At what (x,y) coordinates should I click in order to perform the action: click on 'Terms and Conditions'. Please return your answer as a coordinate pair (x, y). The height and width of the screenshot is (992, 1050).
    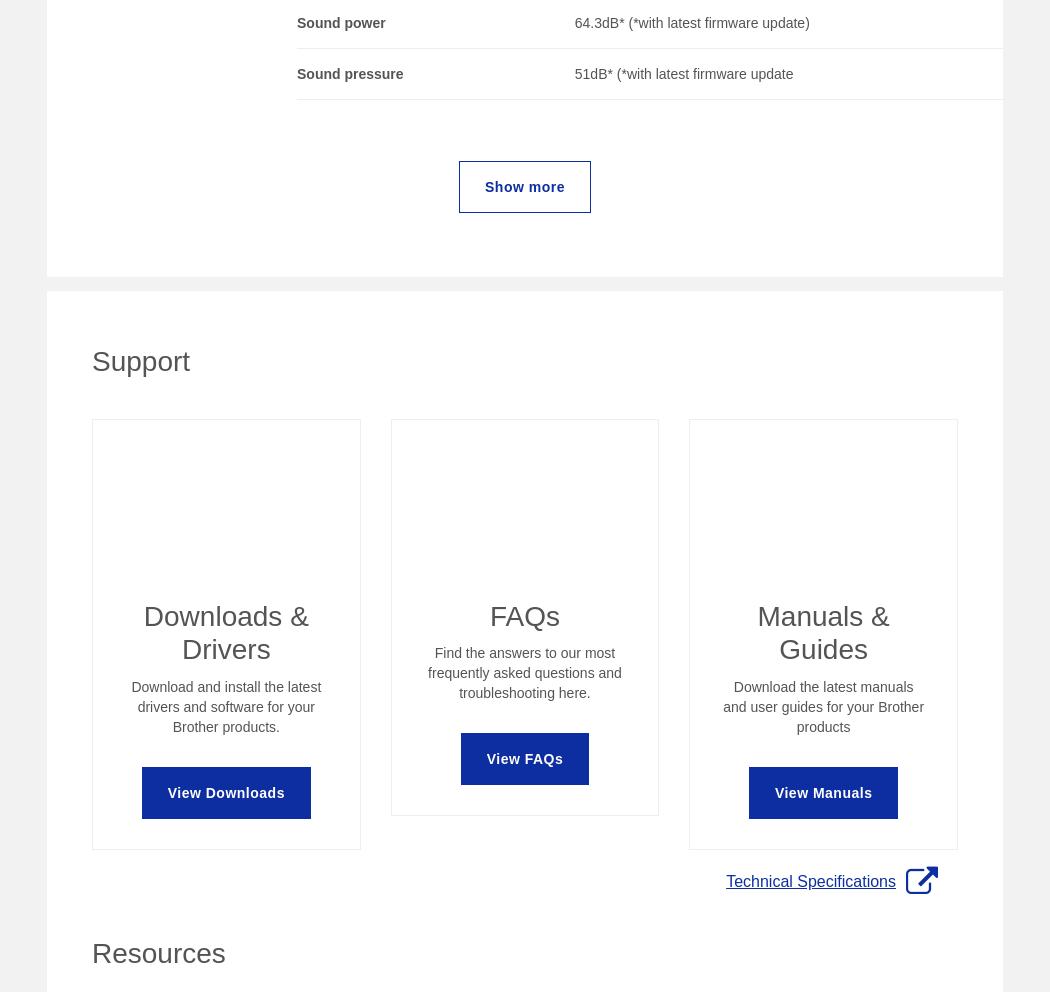
    Looking at the image, I should click on (938, 826).